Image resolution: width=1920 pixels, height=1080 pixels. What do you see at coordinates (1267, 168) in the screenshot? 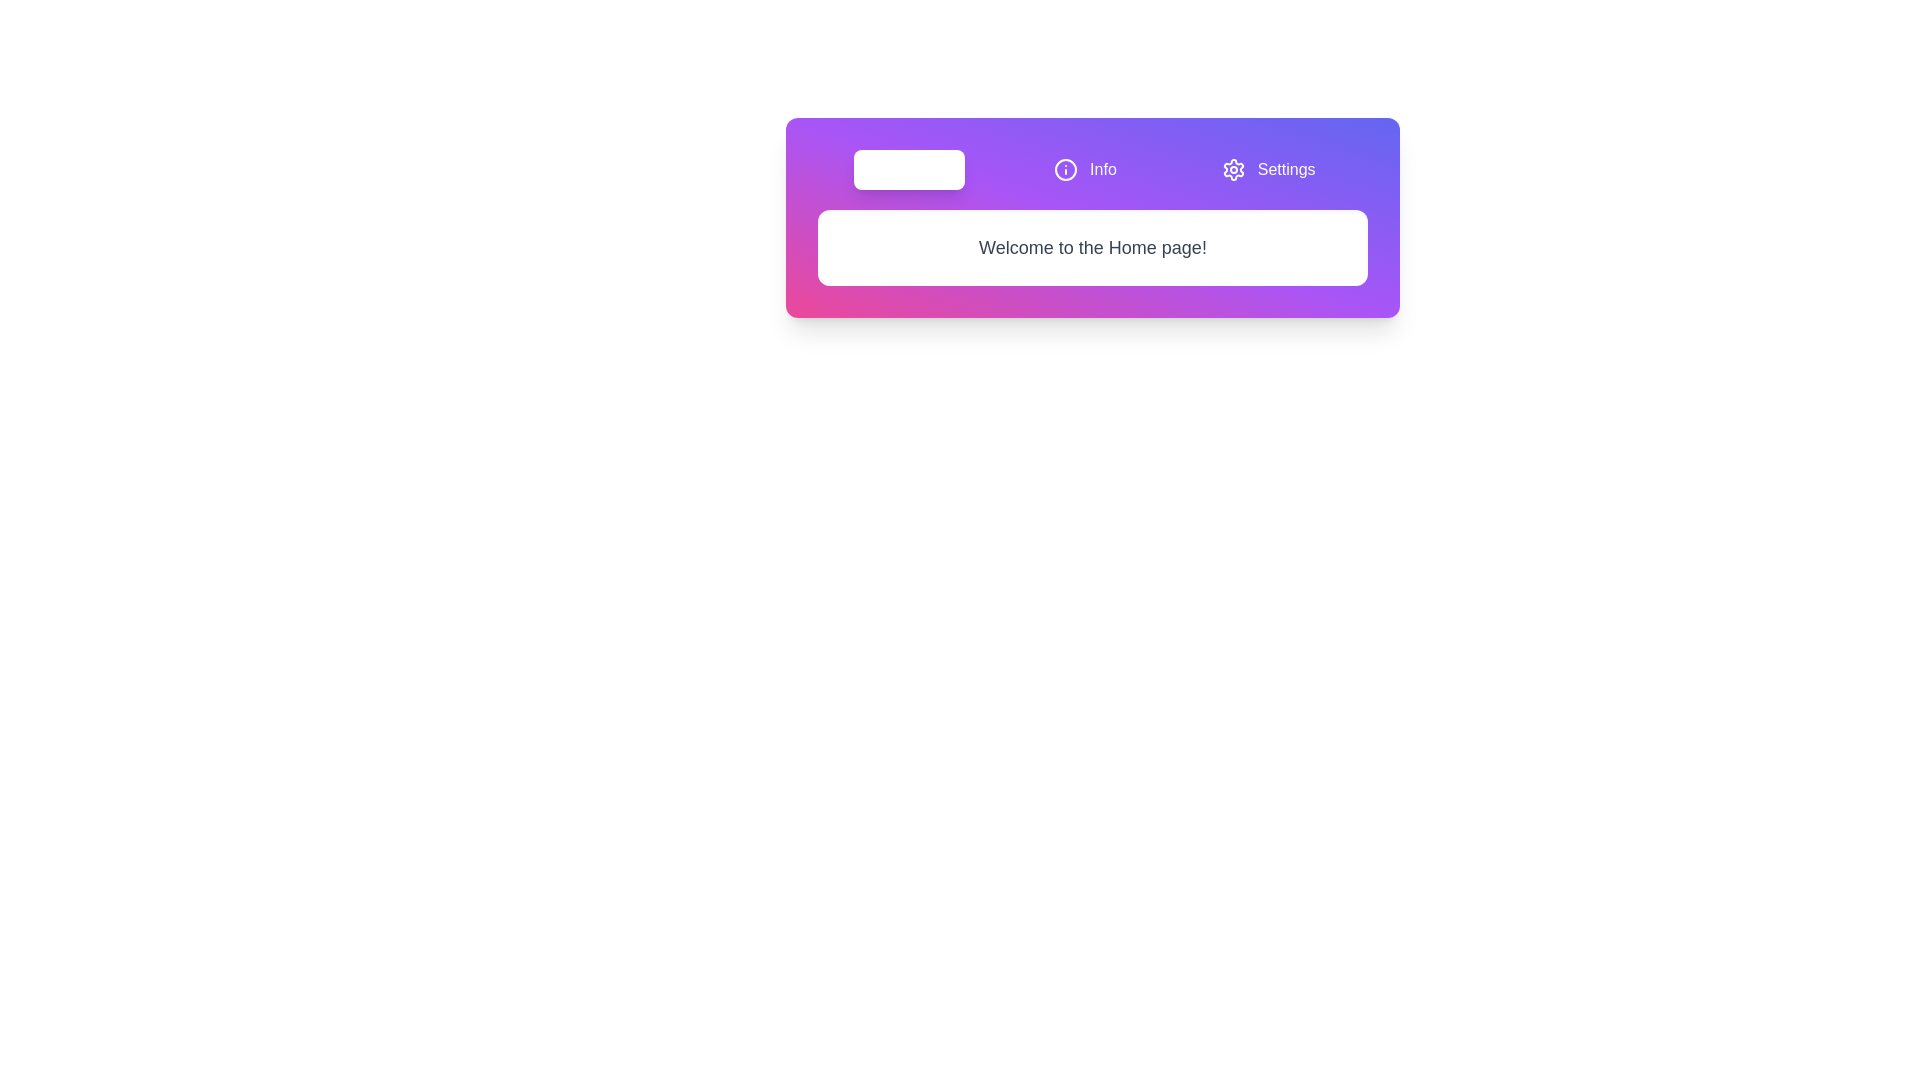
I see `the tab labeled Settings` at bounding box center [1267, 168].